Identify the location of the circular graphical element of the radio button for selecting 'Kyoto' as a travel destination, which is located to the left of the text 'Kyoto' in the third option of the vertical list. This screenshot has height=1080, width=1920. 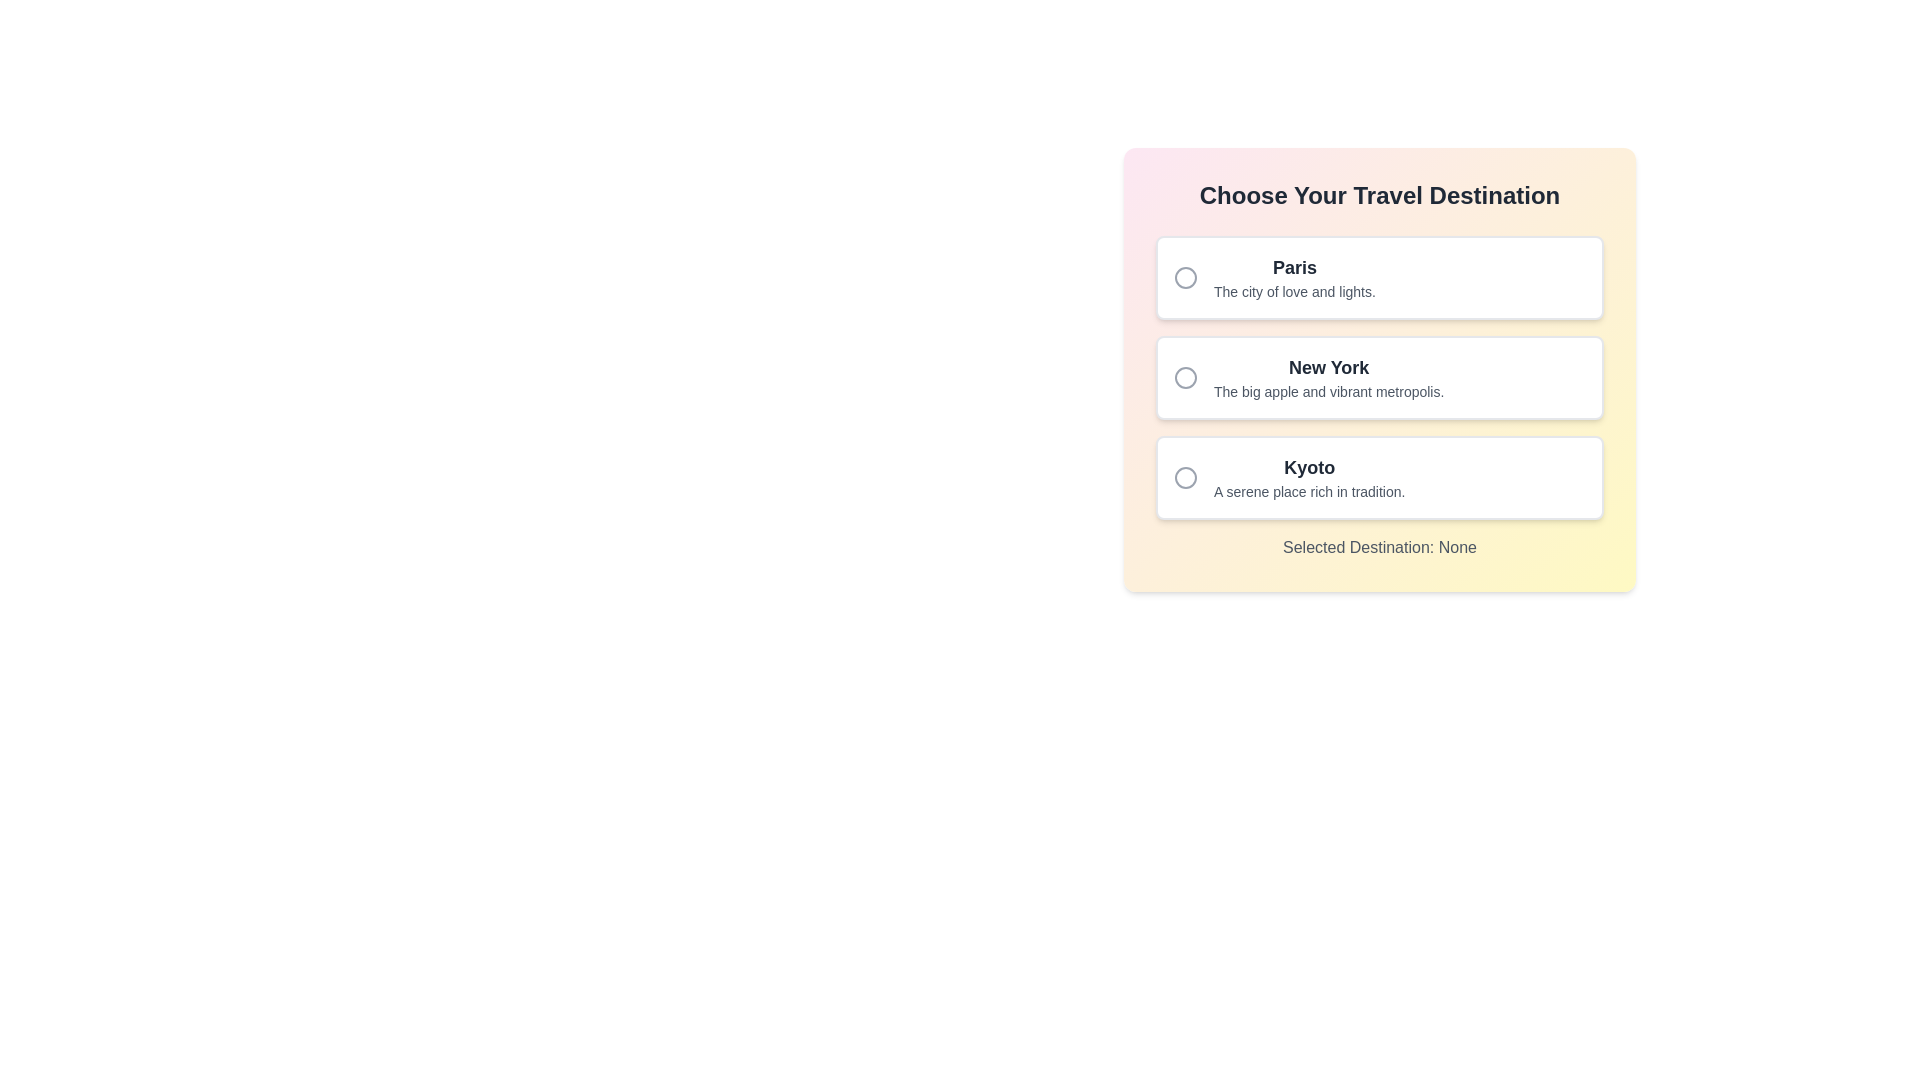
(1185, 478).